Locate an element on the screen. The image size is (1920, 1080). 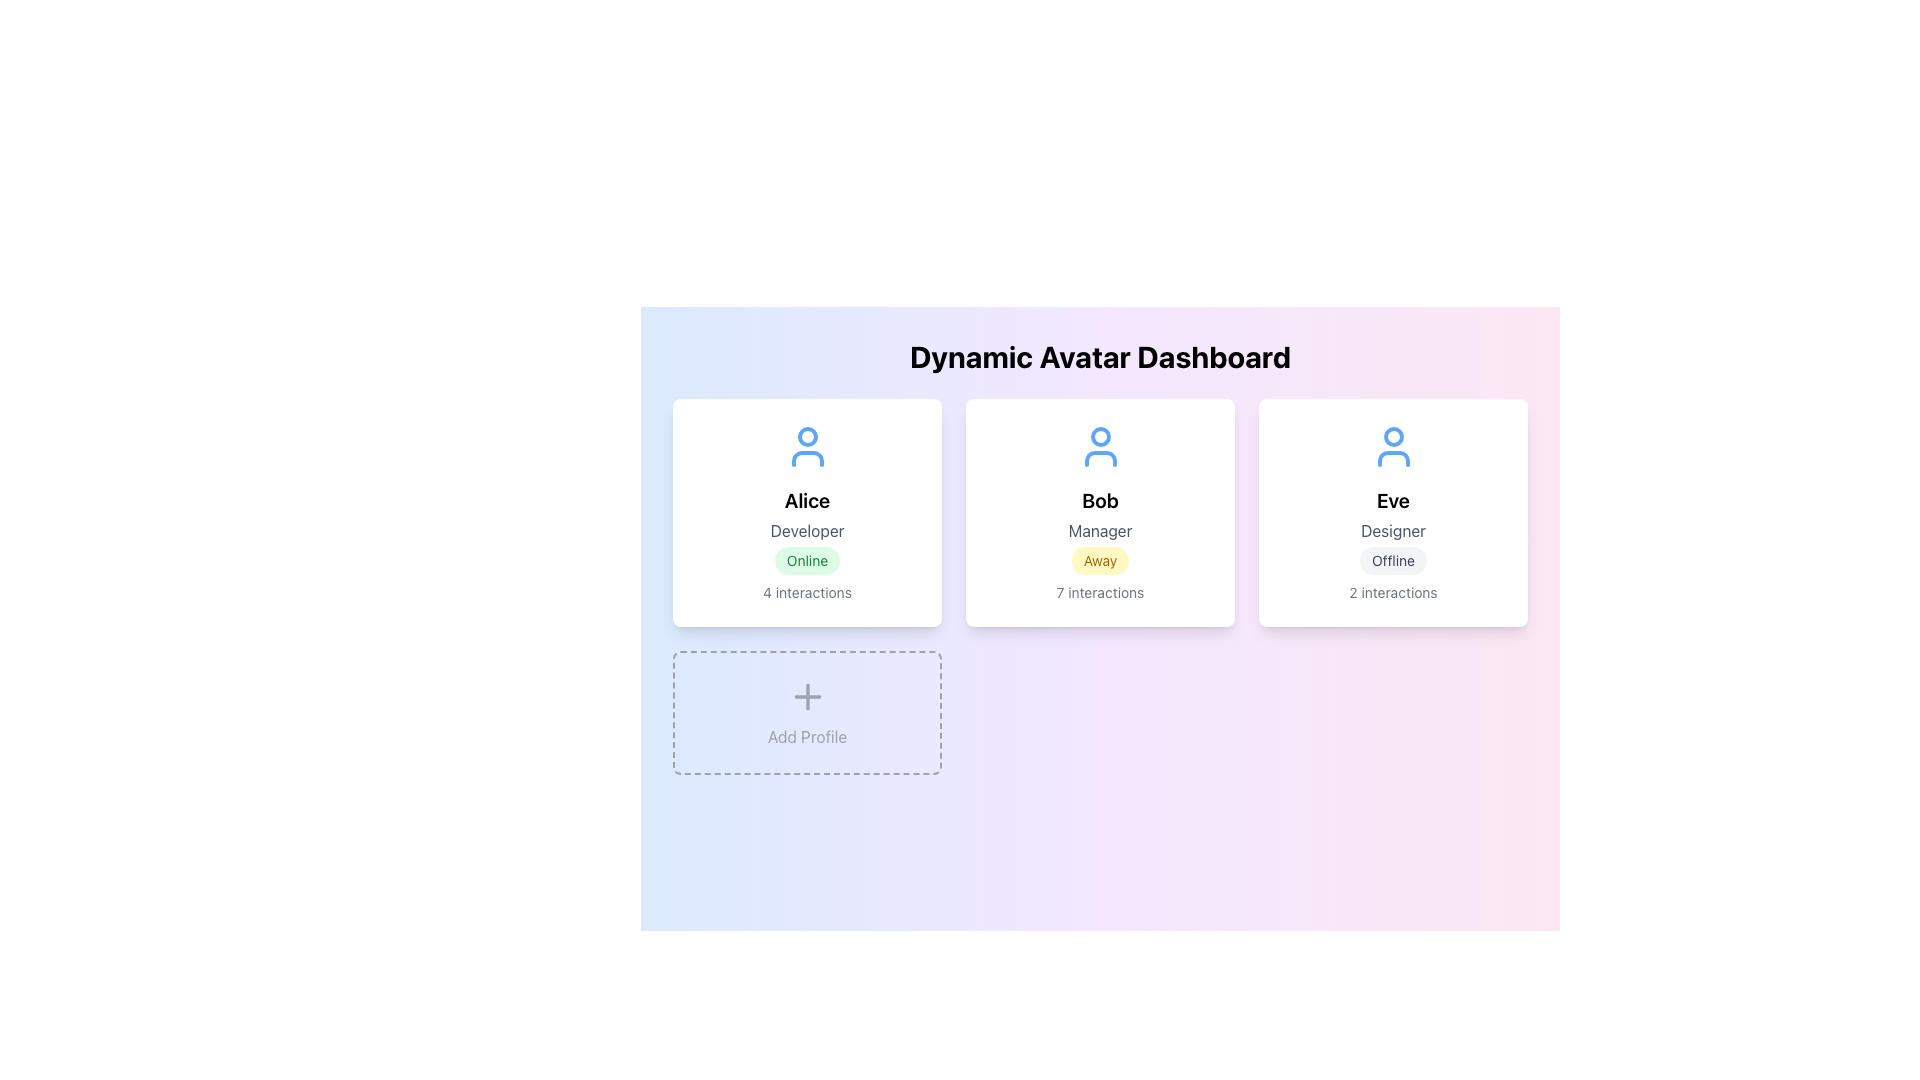
the static text label displaying 'Manager', which is gray and smaller than the surrounding text, located below 'Bob' and above the 'Away' status indicator is located at coordinates (1099, 530).